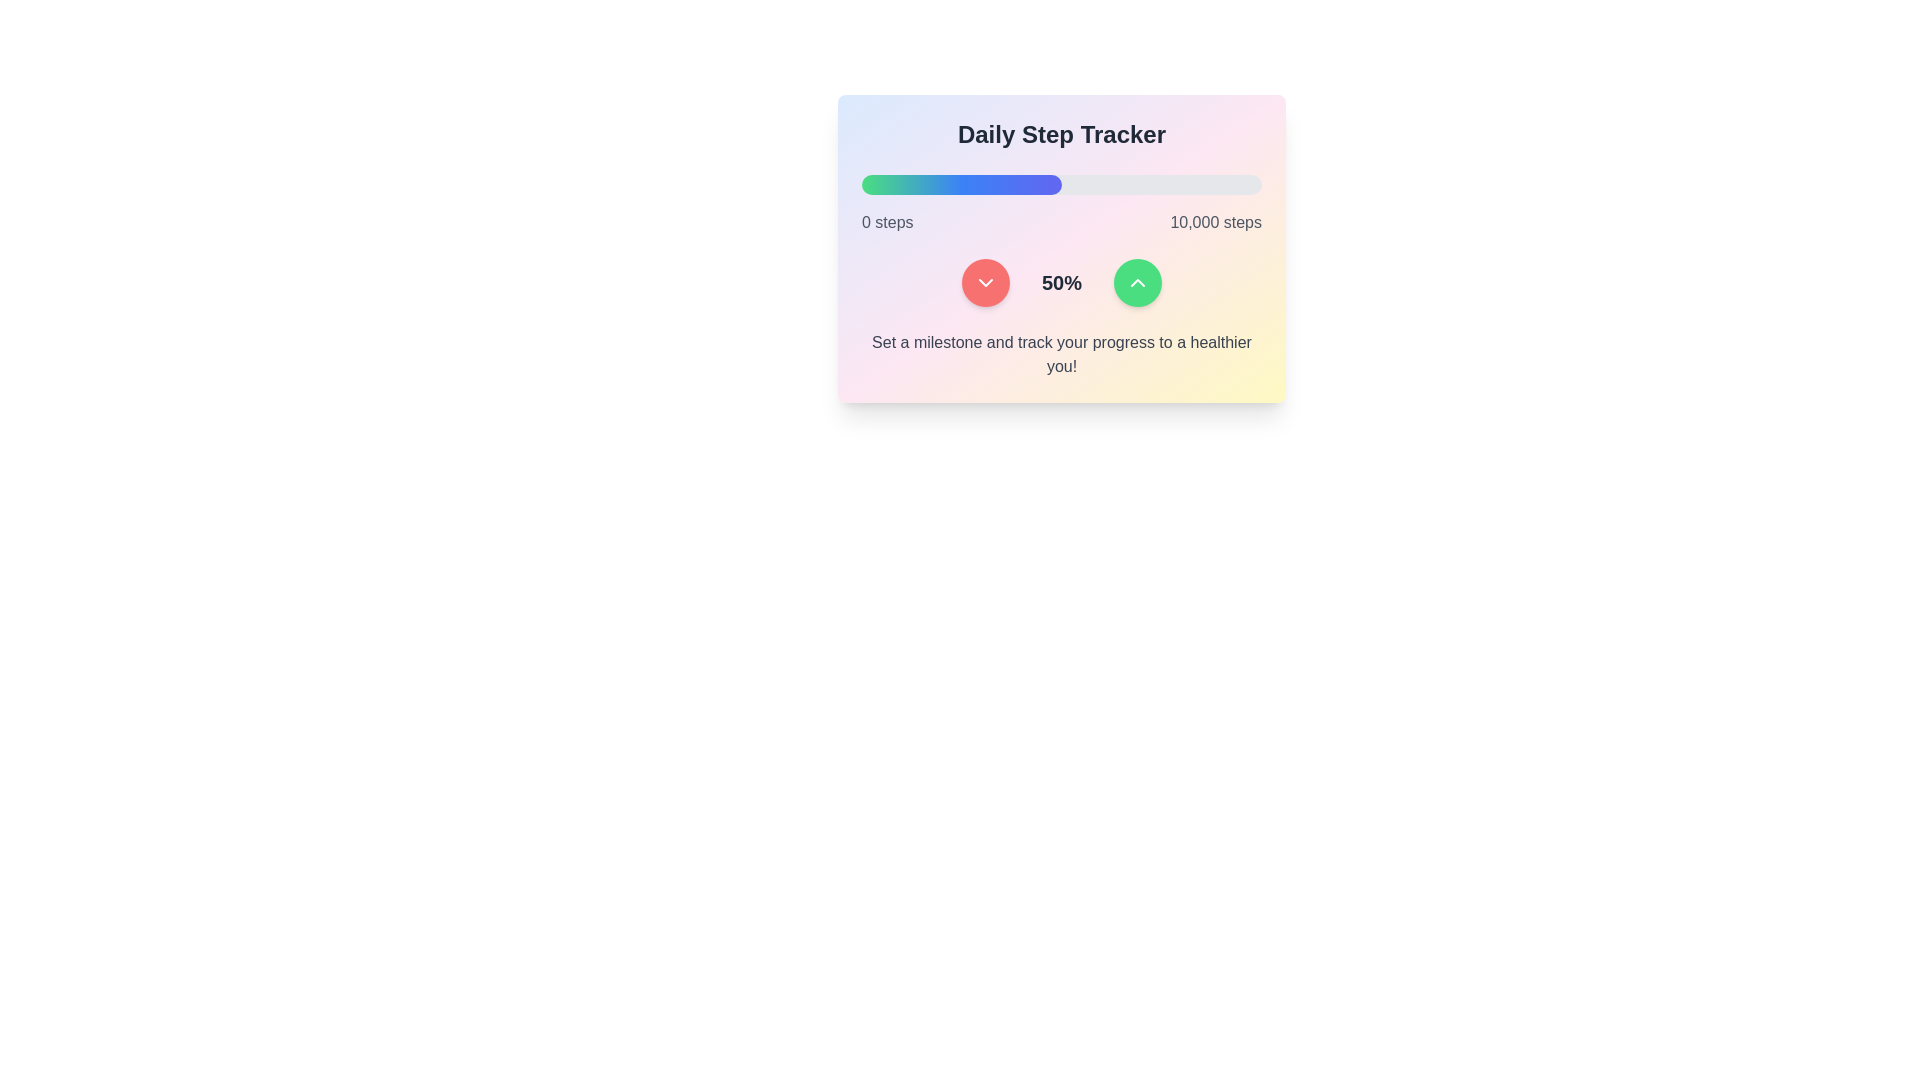 The height and width of the screenshot is (1080, 1920). I want to click on the horizontal progress bar segment that is gradient colored and indicates 50% progress within the 'Daily Step Tracker' interface, so click(961, 185).